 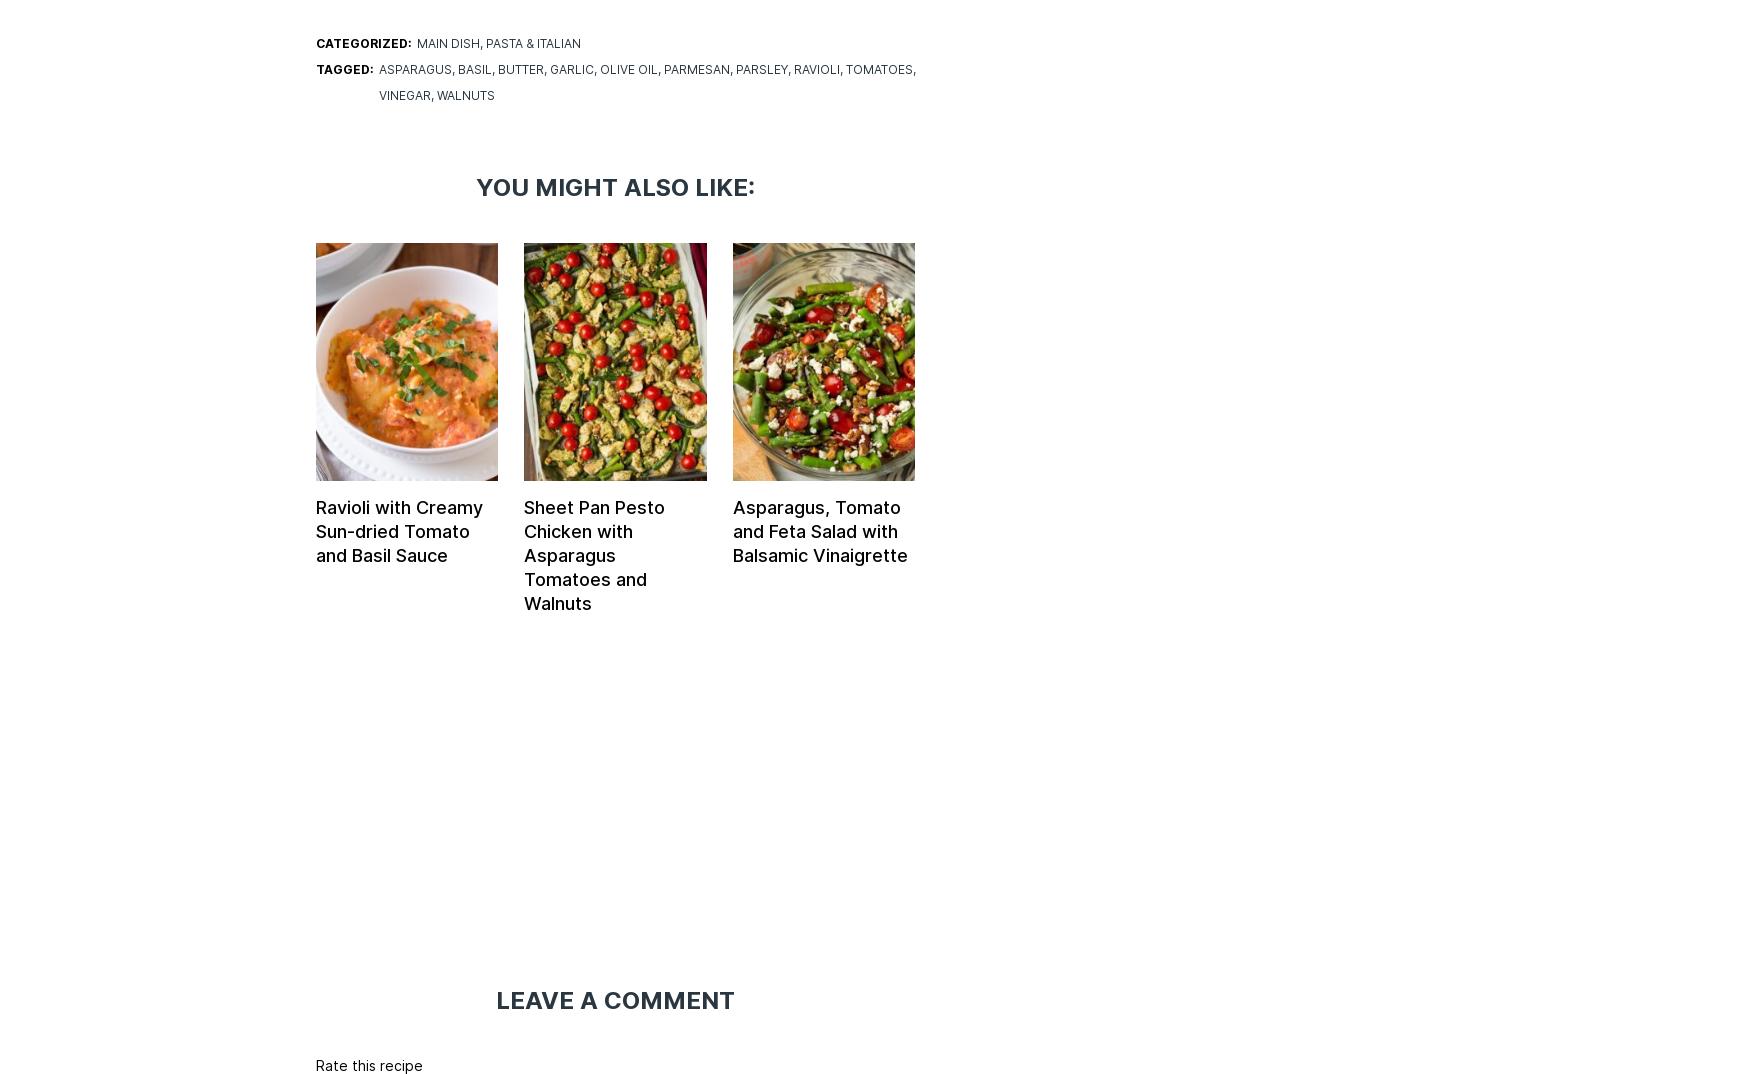 I want to click on 'Pasta & Italian', so click(x=531, y=42).